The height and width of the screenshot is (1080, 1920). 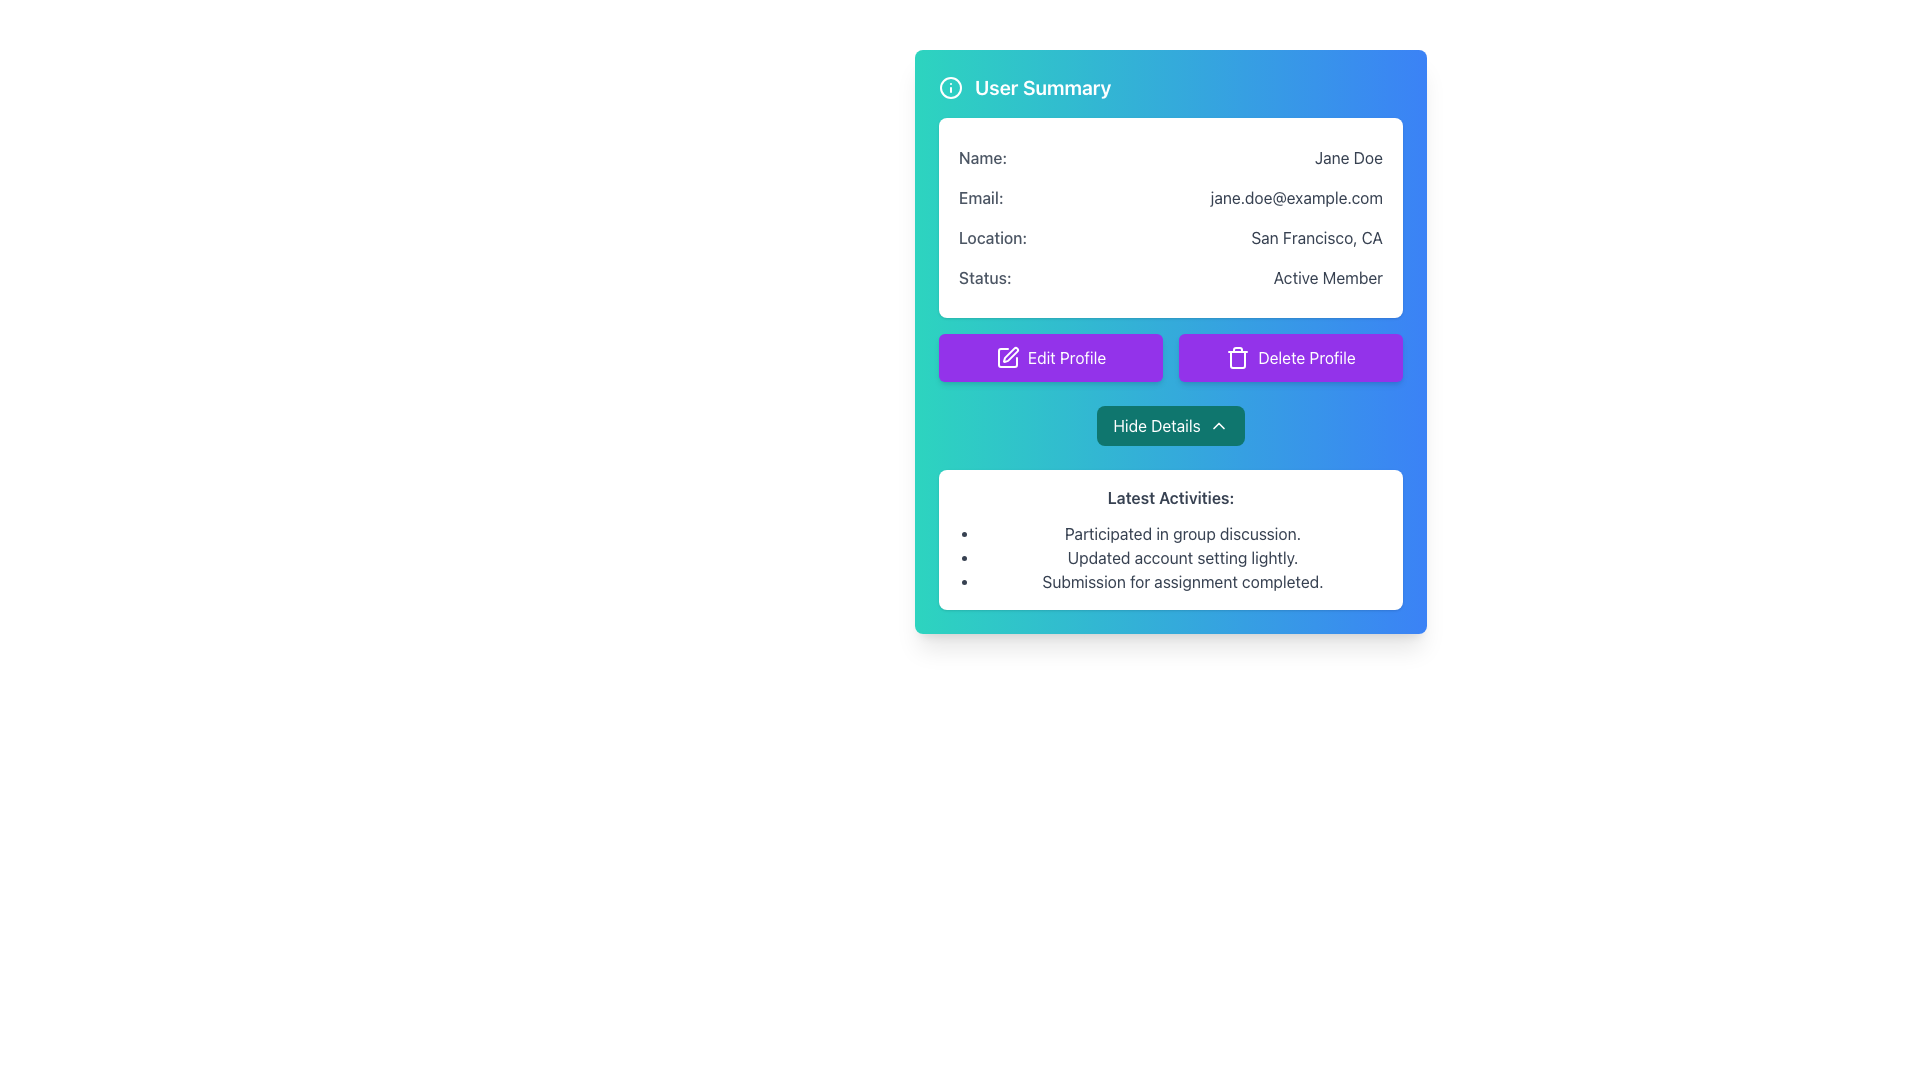 What do you see at coordinates (1182, 558) in the screenshot?
I see `text content of the second item in the bulleted list, which reads 'Updated account setting lightly.'` at bounding box center [1182, 558].